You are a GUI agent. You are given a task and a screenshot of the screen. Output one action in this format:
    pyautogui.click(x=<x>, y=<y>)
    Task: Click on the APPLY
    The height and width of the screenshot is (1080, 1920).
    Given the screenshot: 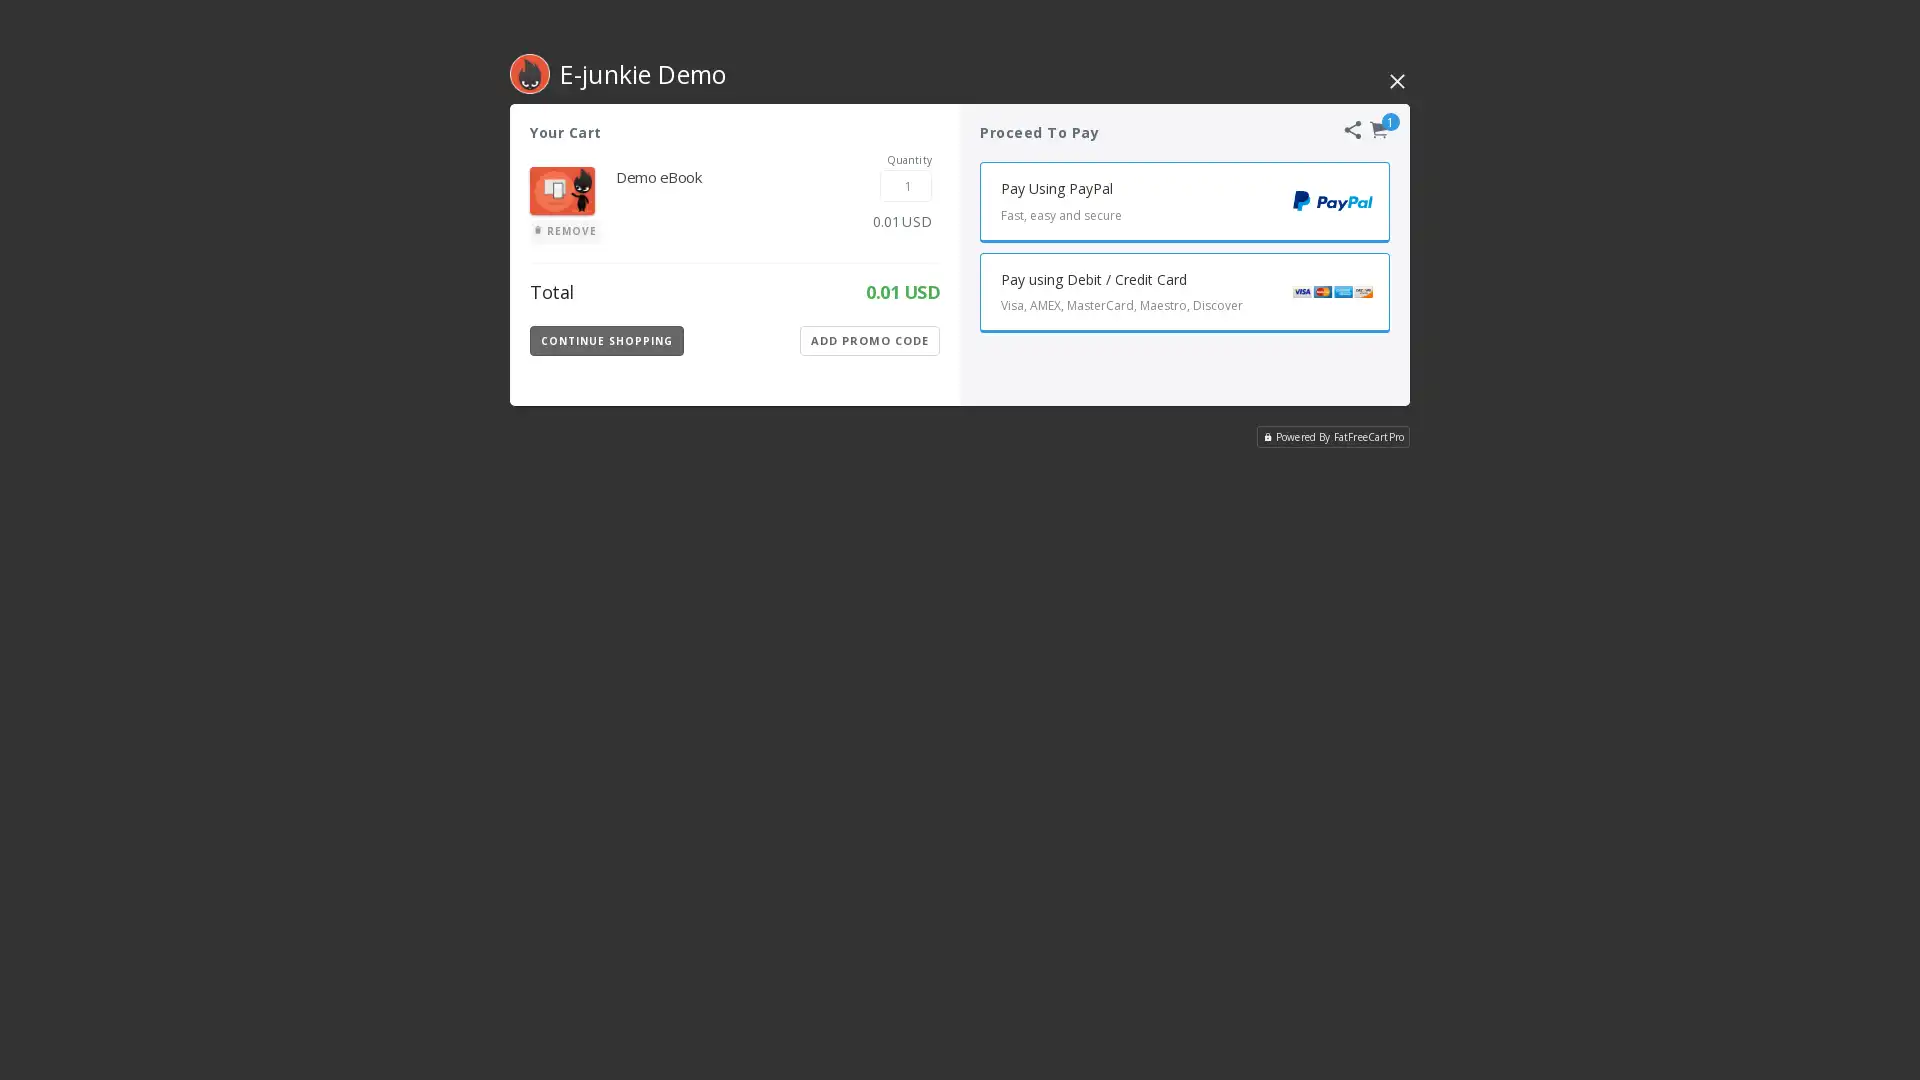 What is the action you would take?
    pyautogui.click(x=888, y=338)
    